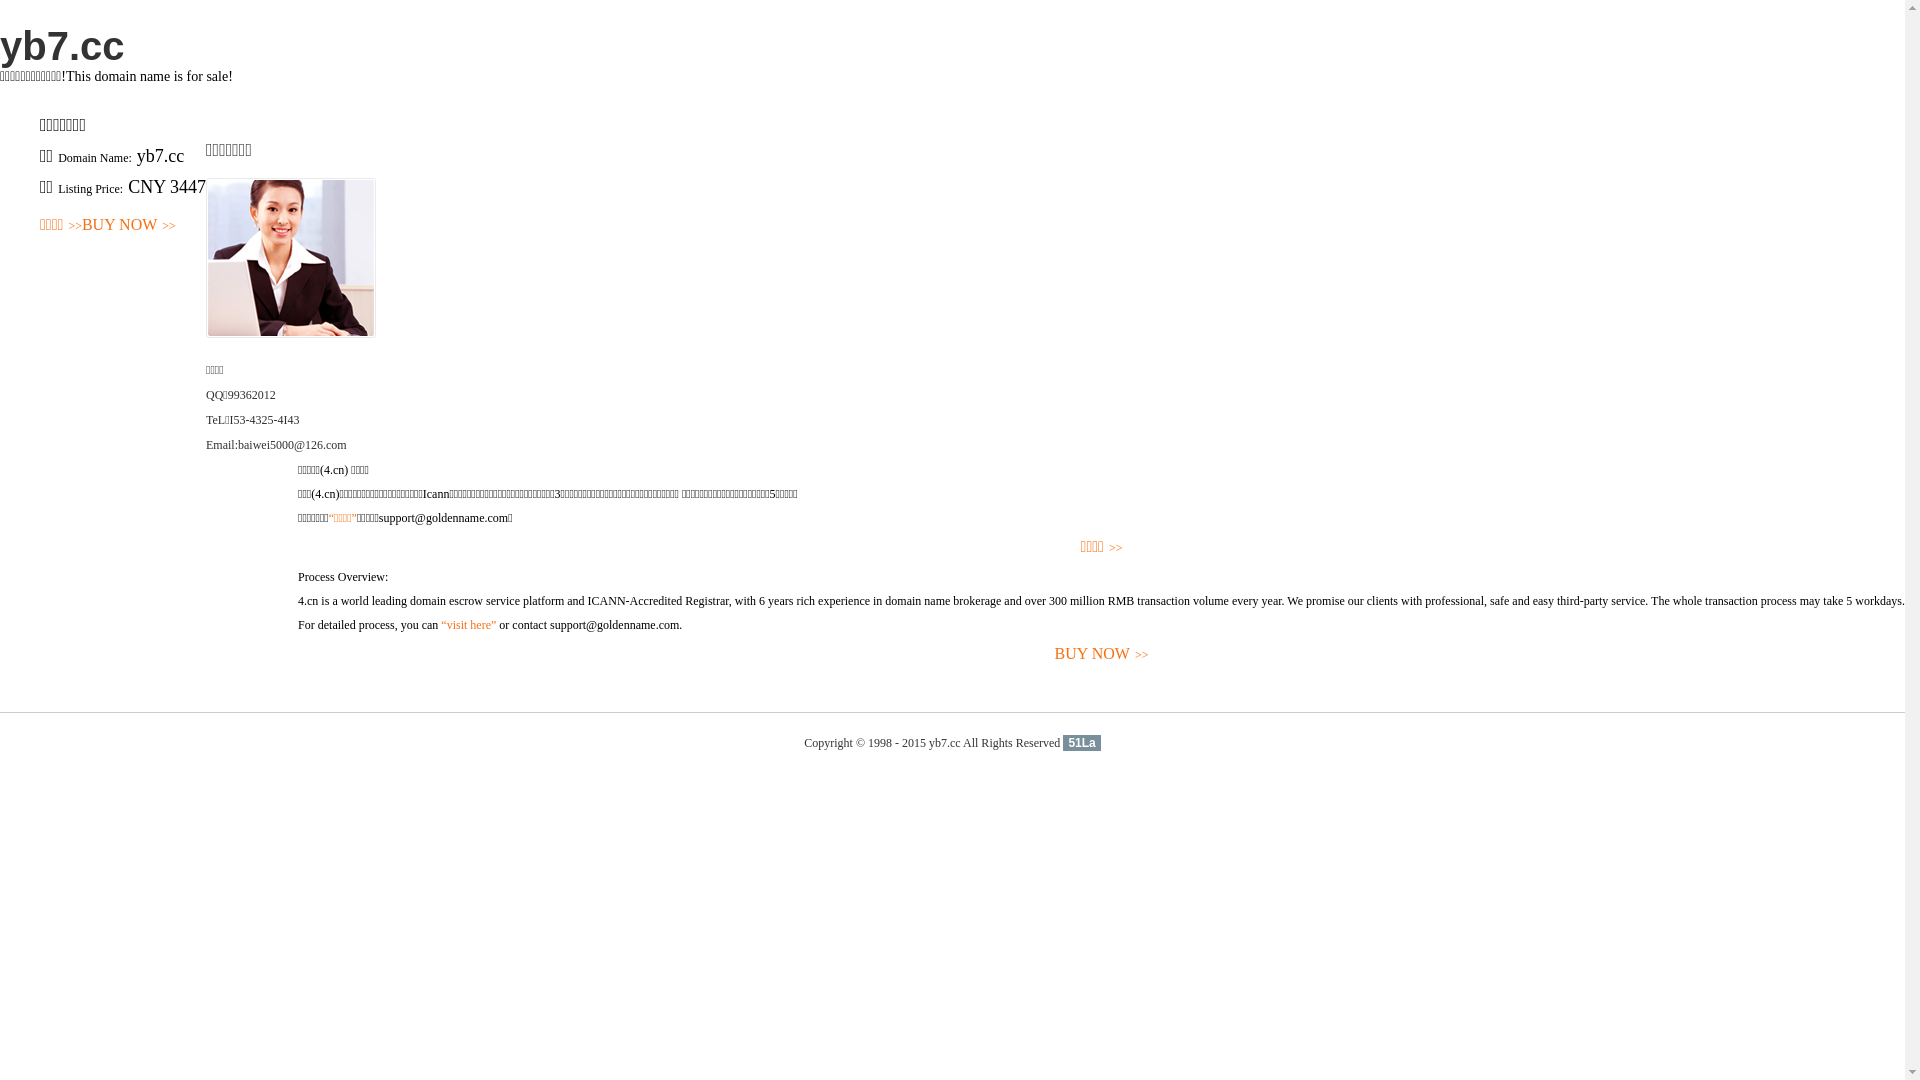  What do you see at coordinates (128, 225) in the screenshot?
I see `'BUY NOW>>'` at bounding box center [128, 225].